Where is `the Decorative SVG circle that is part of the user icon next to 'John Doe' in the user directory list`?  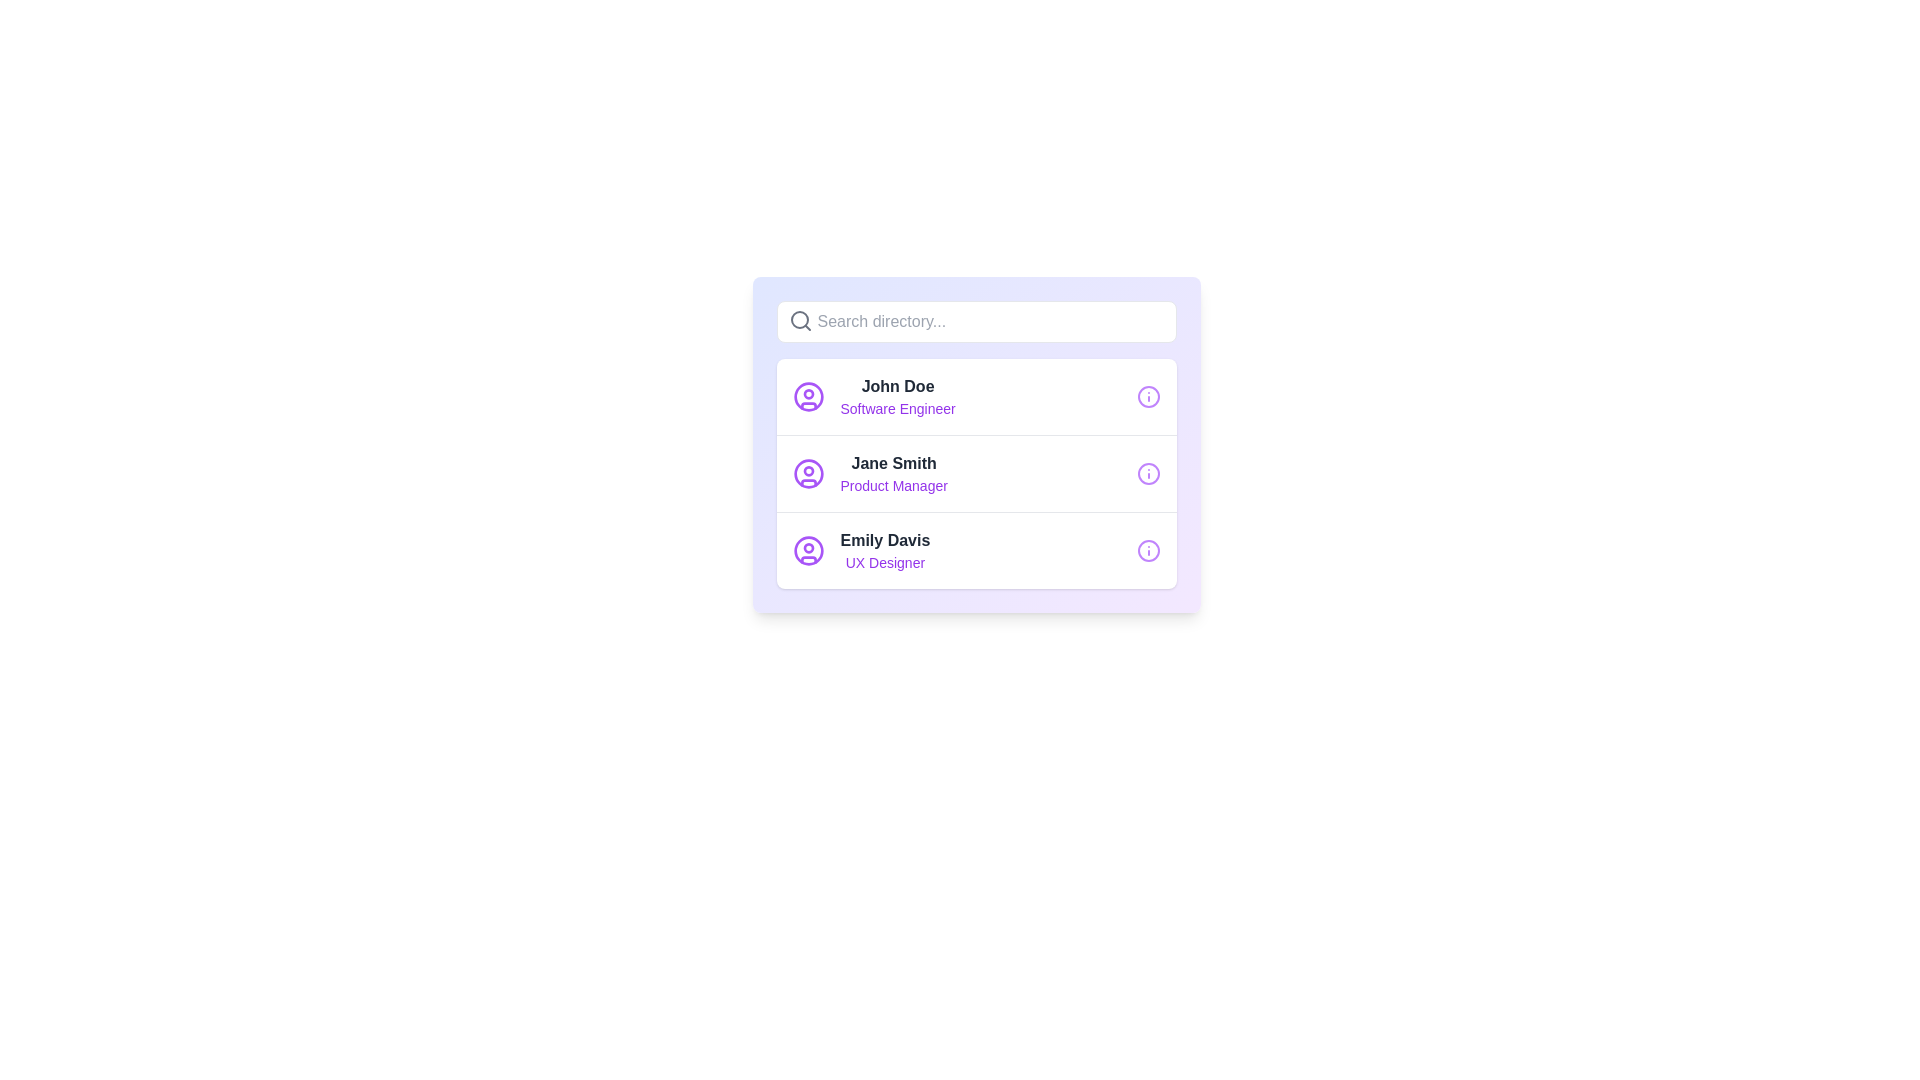
the Decorative SVG circle that is part of the user icon next to 'John Doe' in the user directory list is located at coordinates (808, 397).